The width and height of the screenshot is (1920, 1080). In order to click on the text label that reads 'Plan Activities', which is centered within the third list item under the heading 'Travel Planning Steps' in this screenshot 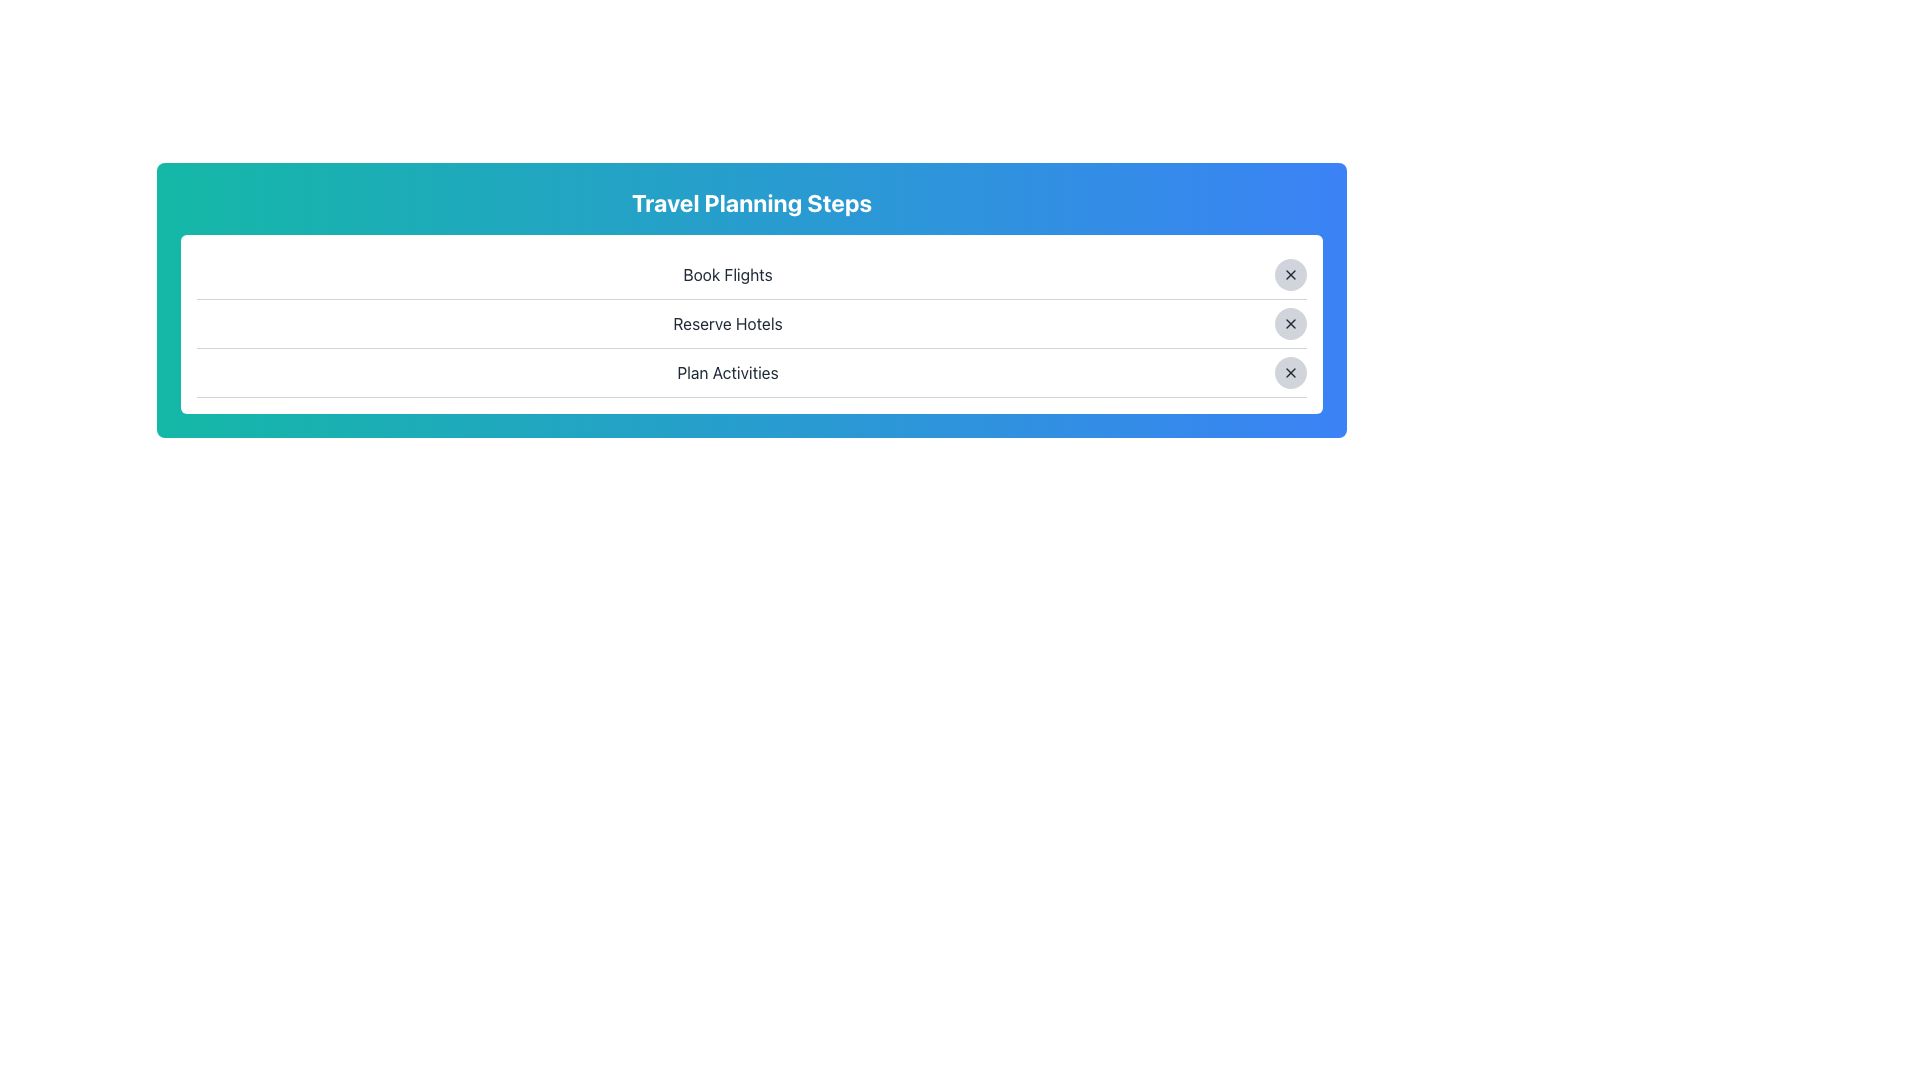, I will do `click(727, 373)`.